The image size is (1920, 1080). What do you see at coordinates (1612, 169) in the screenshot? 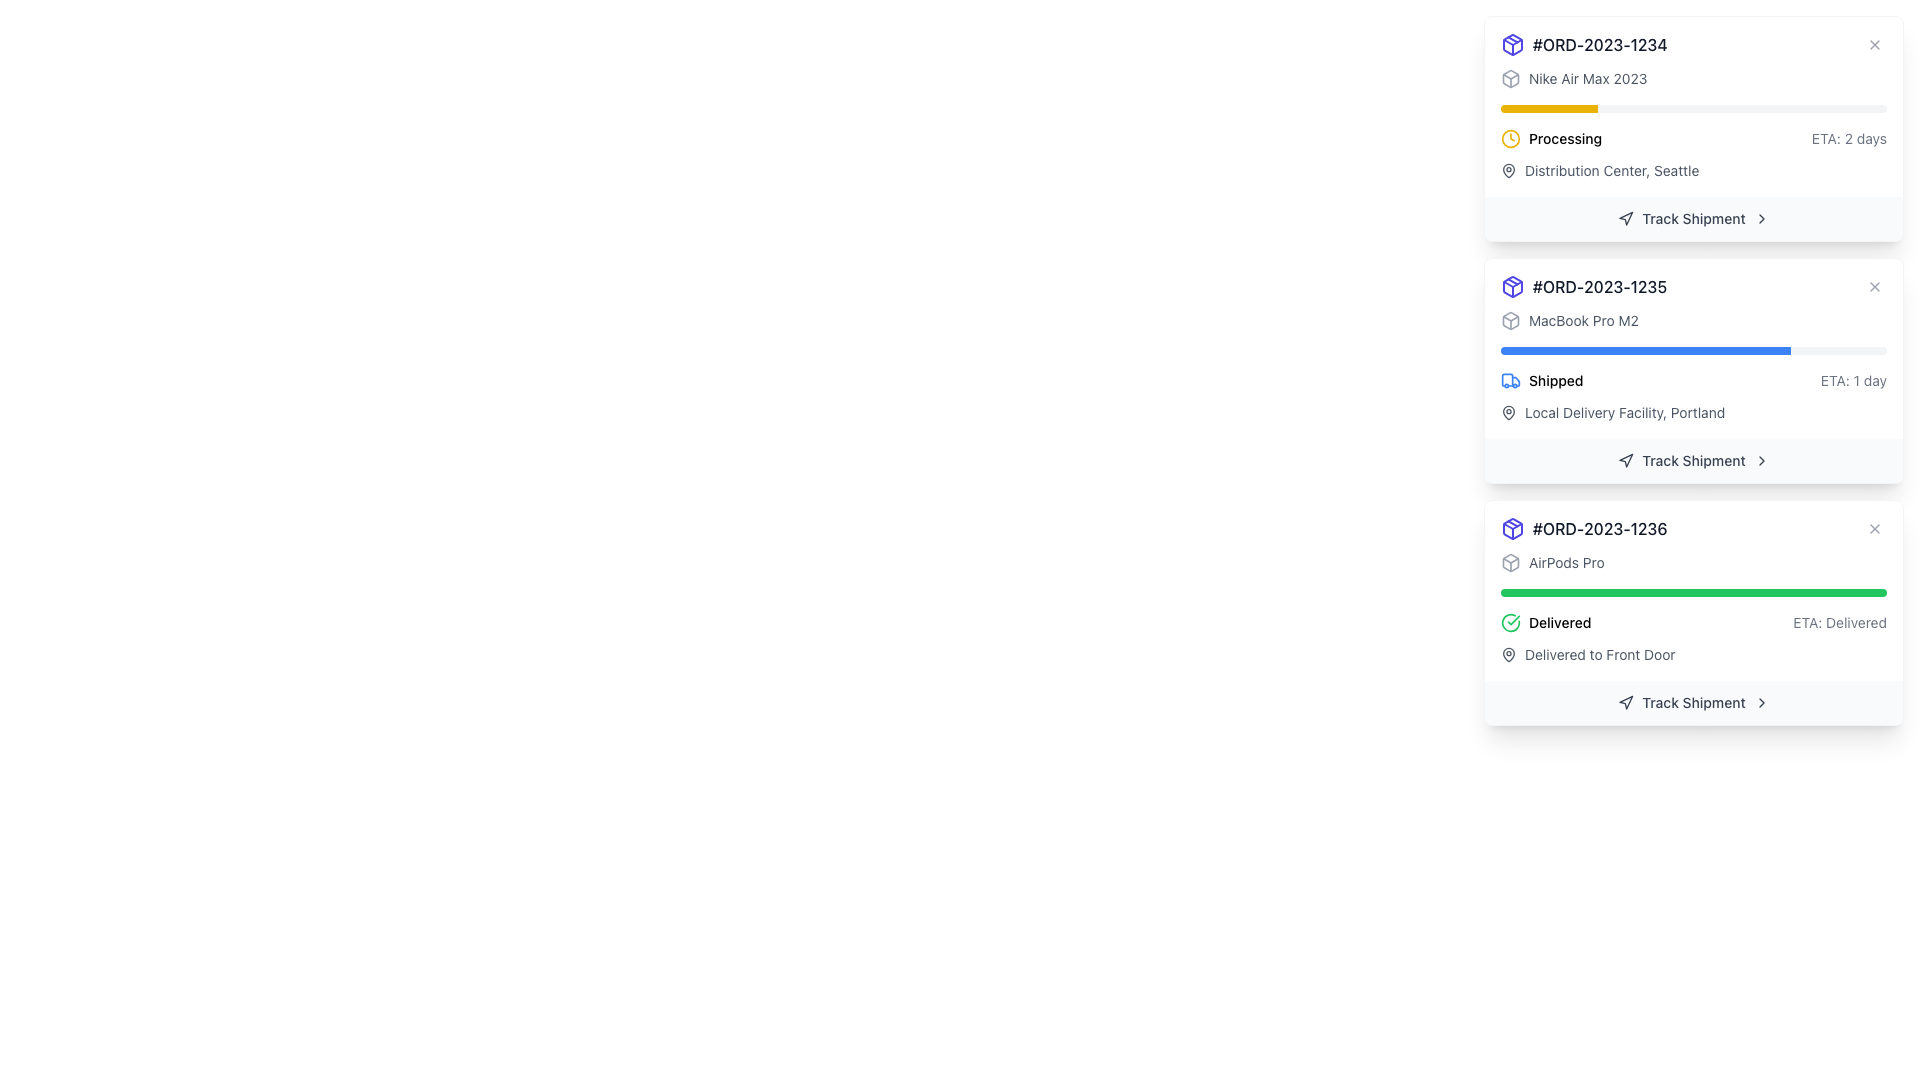
I see `the text label that indicates the shipment's current processing center, which reads 'Distribution Center, Seattle', located within the shipment card #ORD-2023-1234, below the yellow progress bar and beside the location icon` at bounding box center [1612, 169].